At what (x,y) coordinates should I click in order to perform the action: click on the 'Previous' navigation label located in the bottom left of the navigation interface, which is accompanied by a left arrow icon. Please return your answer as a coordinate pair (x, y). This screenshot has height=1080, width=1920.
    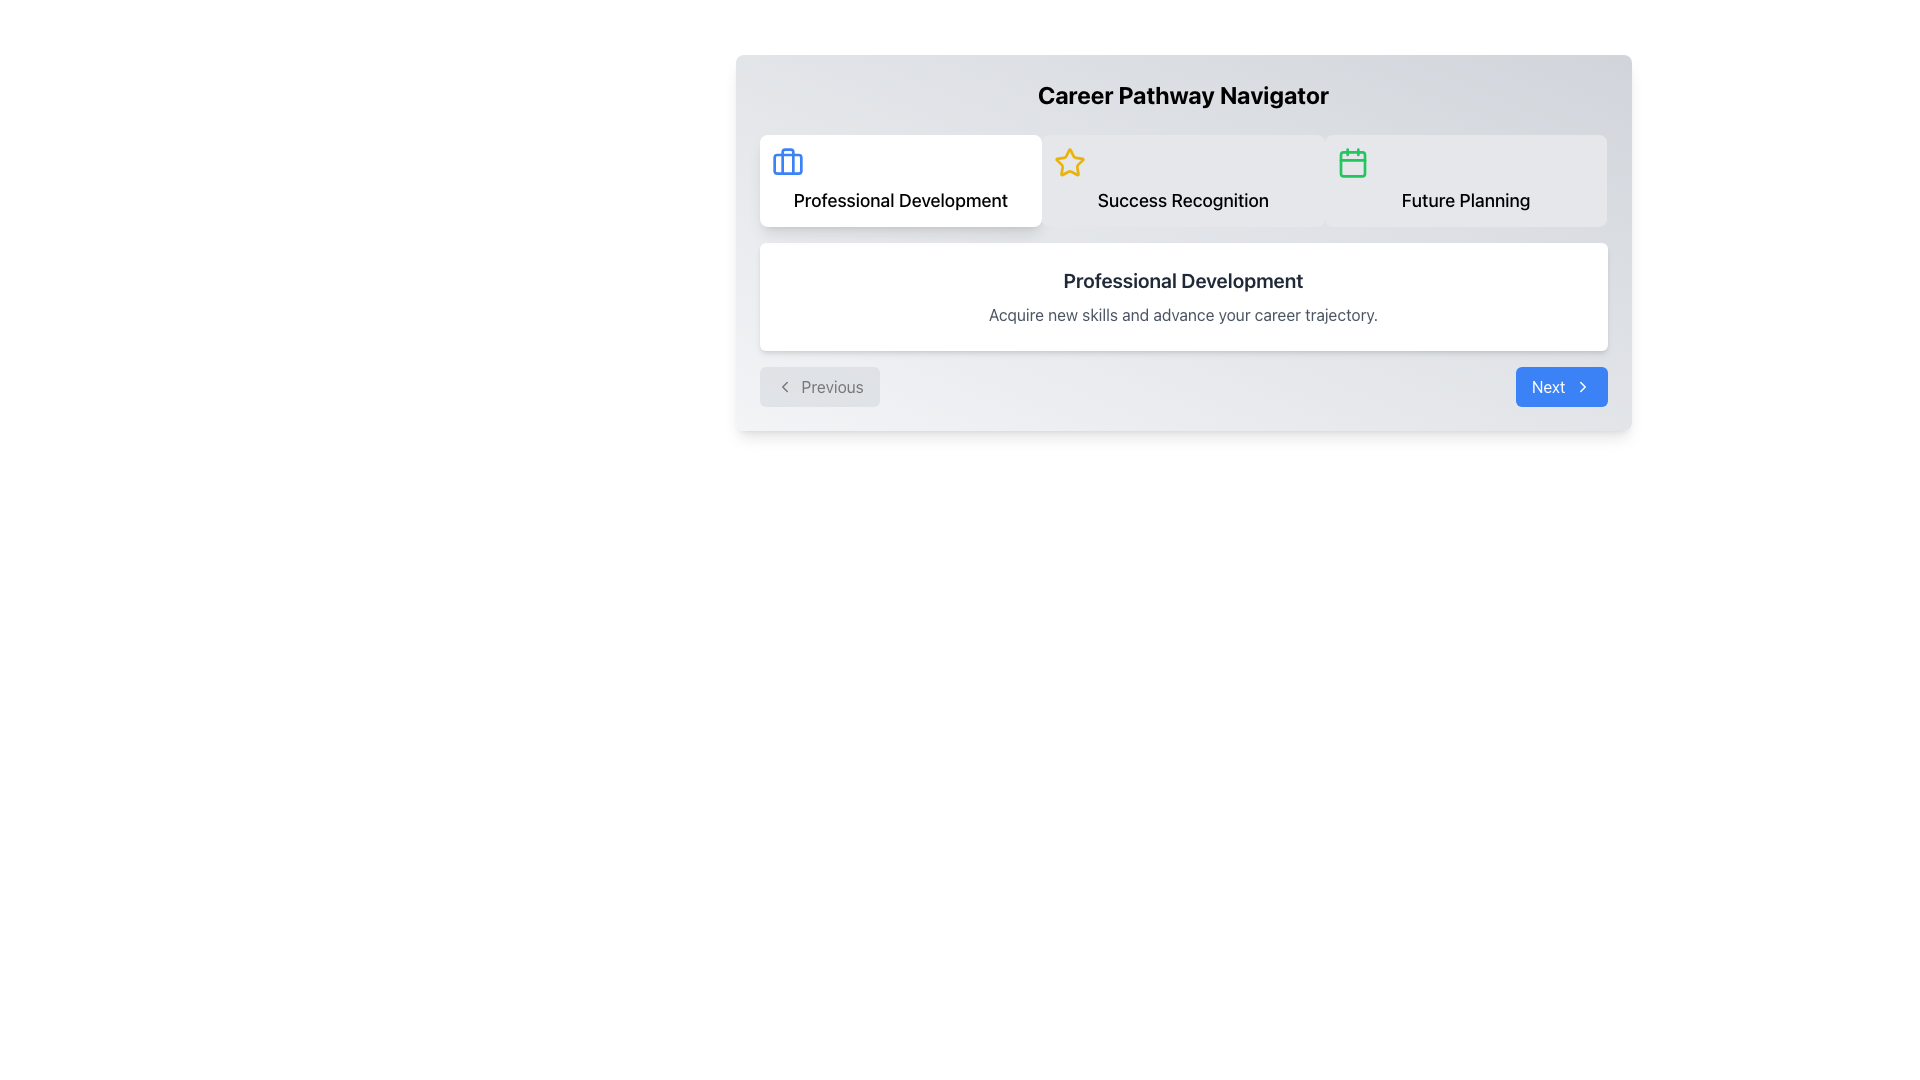
    Looking at the image, I should click on (832, 386).